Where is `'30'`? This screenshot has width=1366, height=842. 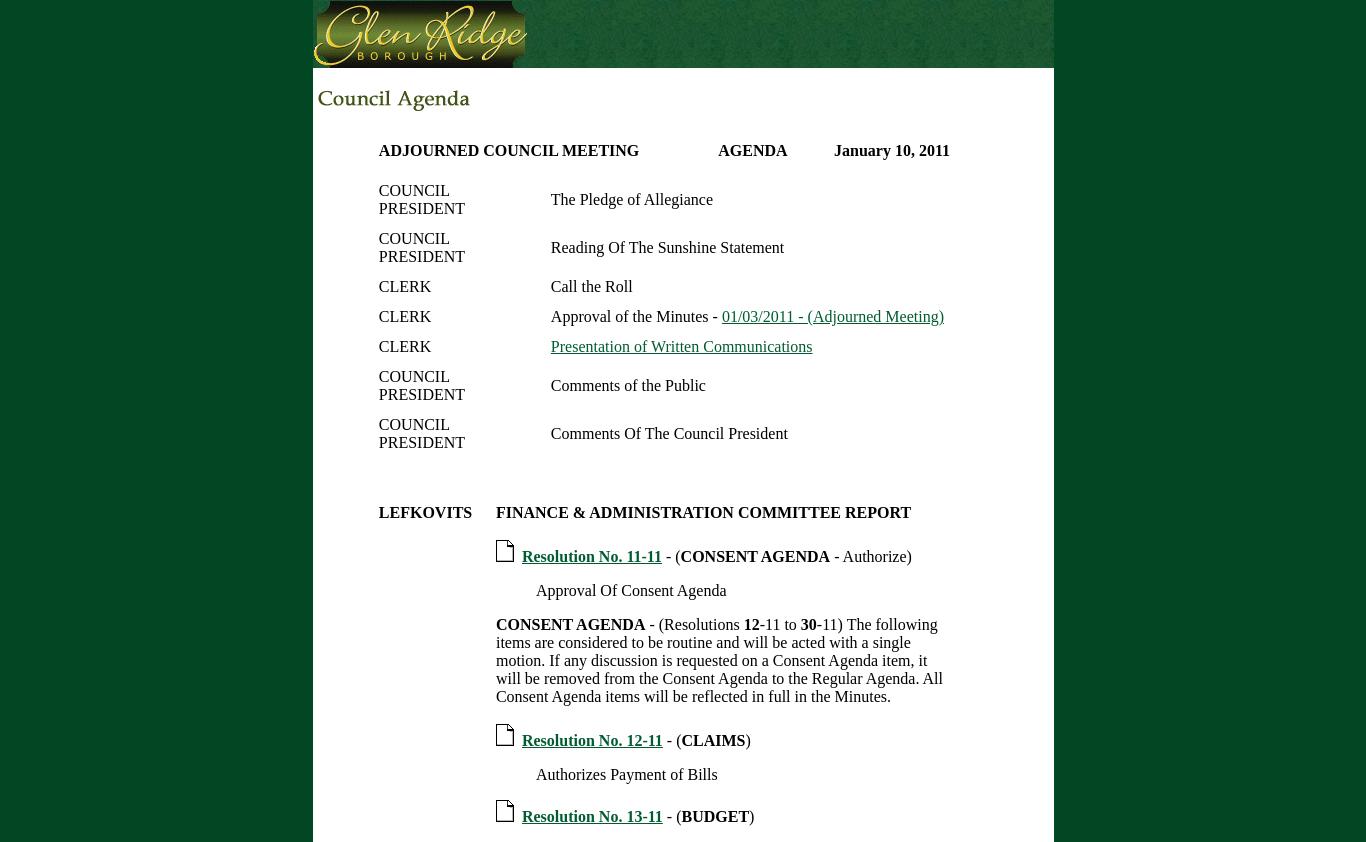
'30' is located at coordinates (806, 623).